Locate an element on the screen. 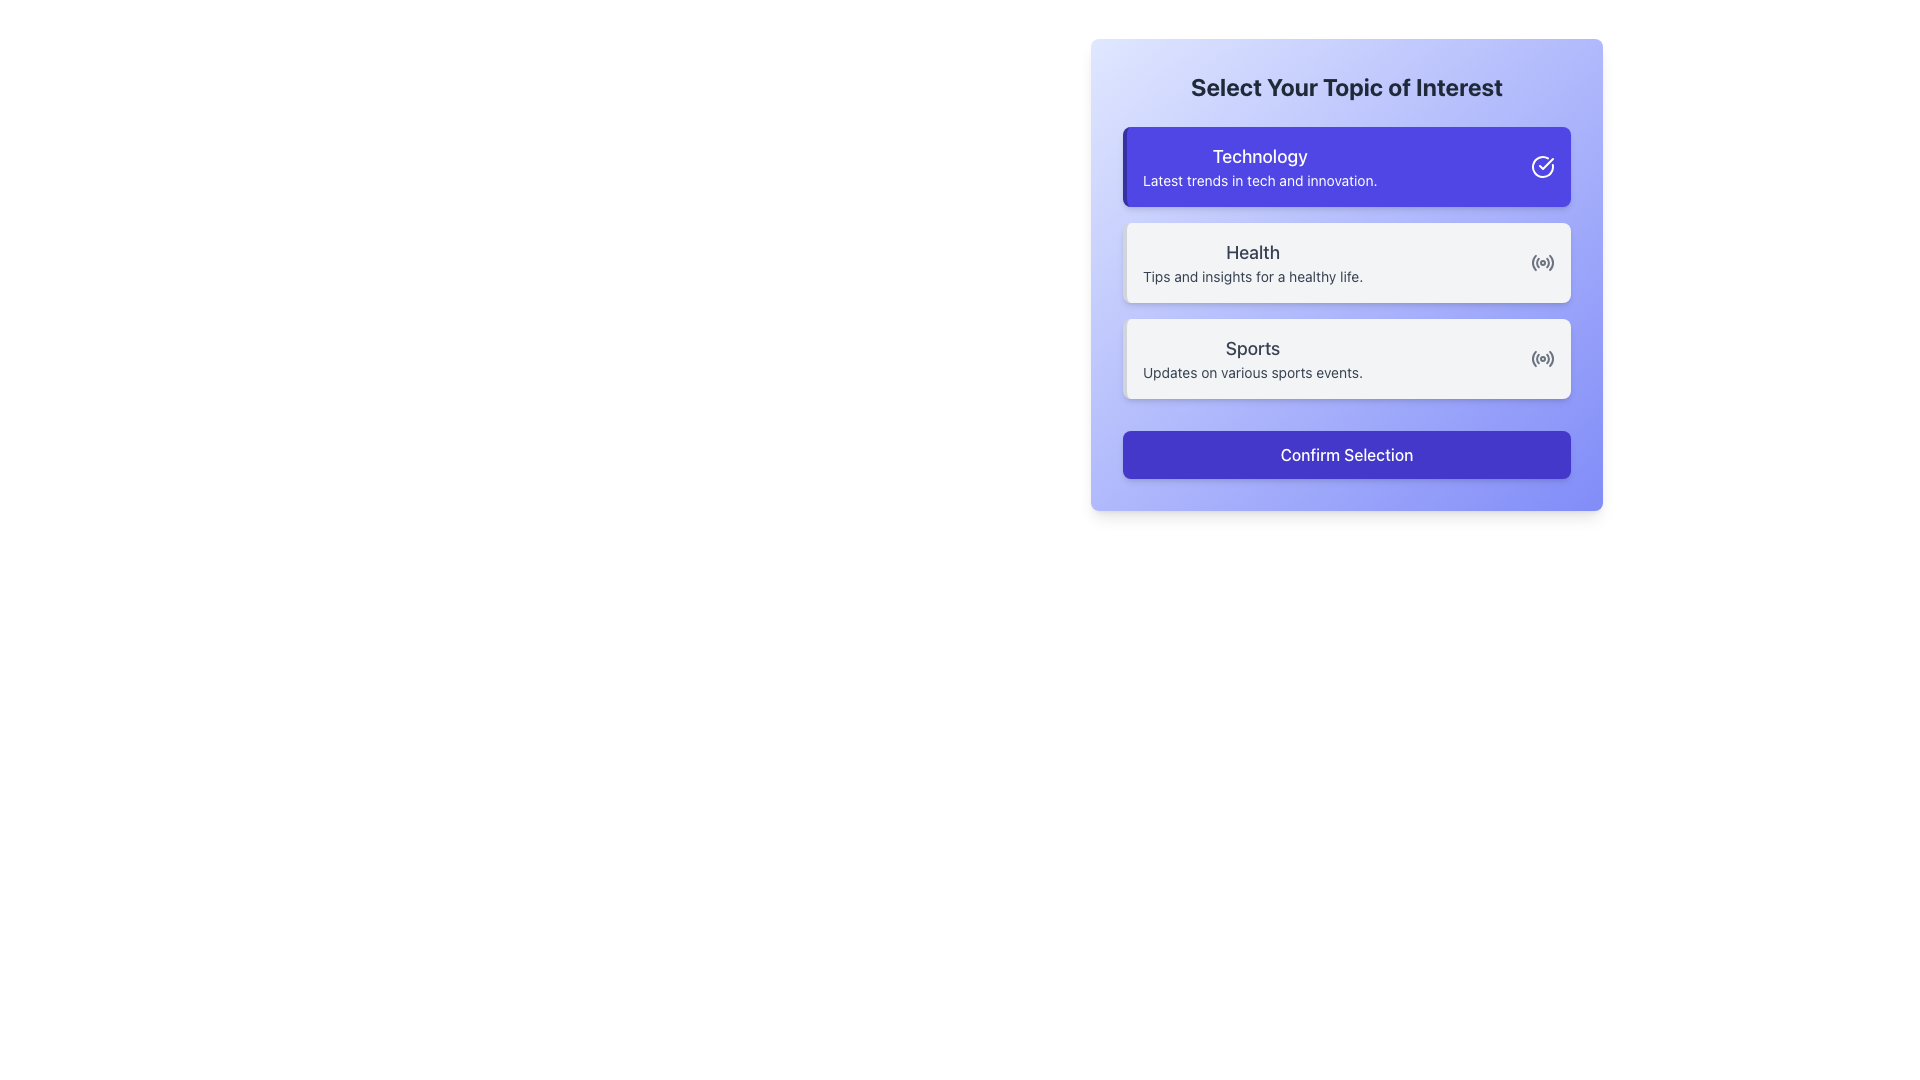 This screenshot has width=1920, height=1080. the 'Health' icon located on the right side within the 'Health' selection box, positioned near the vertical middle of the box is located at coordinates (1541, 261).